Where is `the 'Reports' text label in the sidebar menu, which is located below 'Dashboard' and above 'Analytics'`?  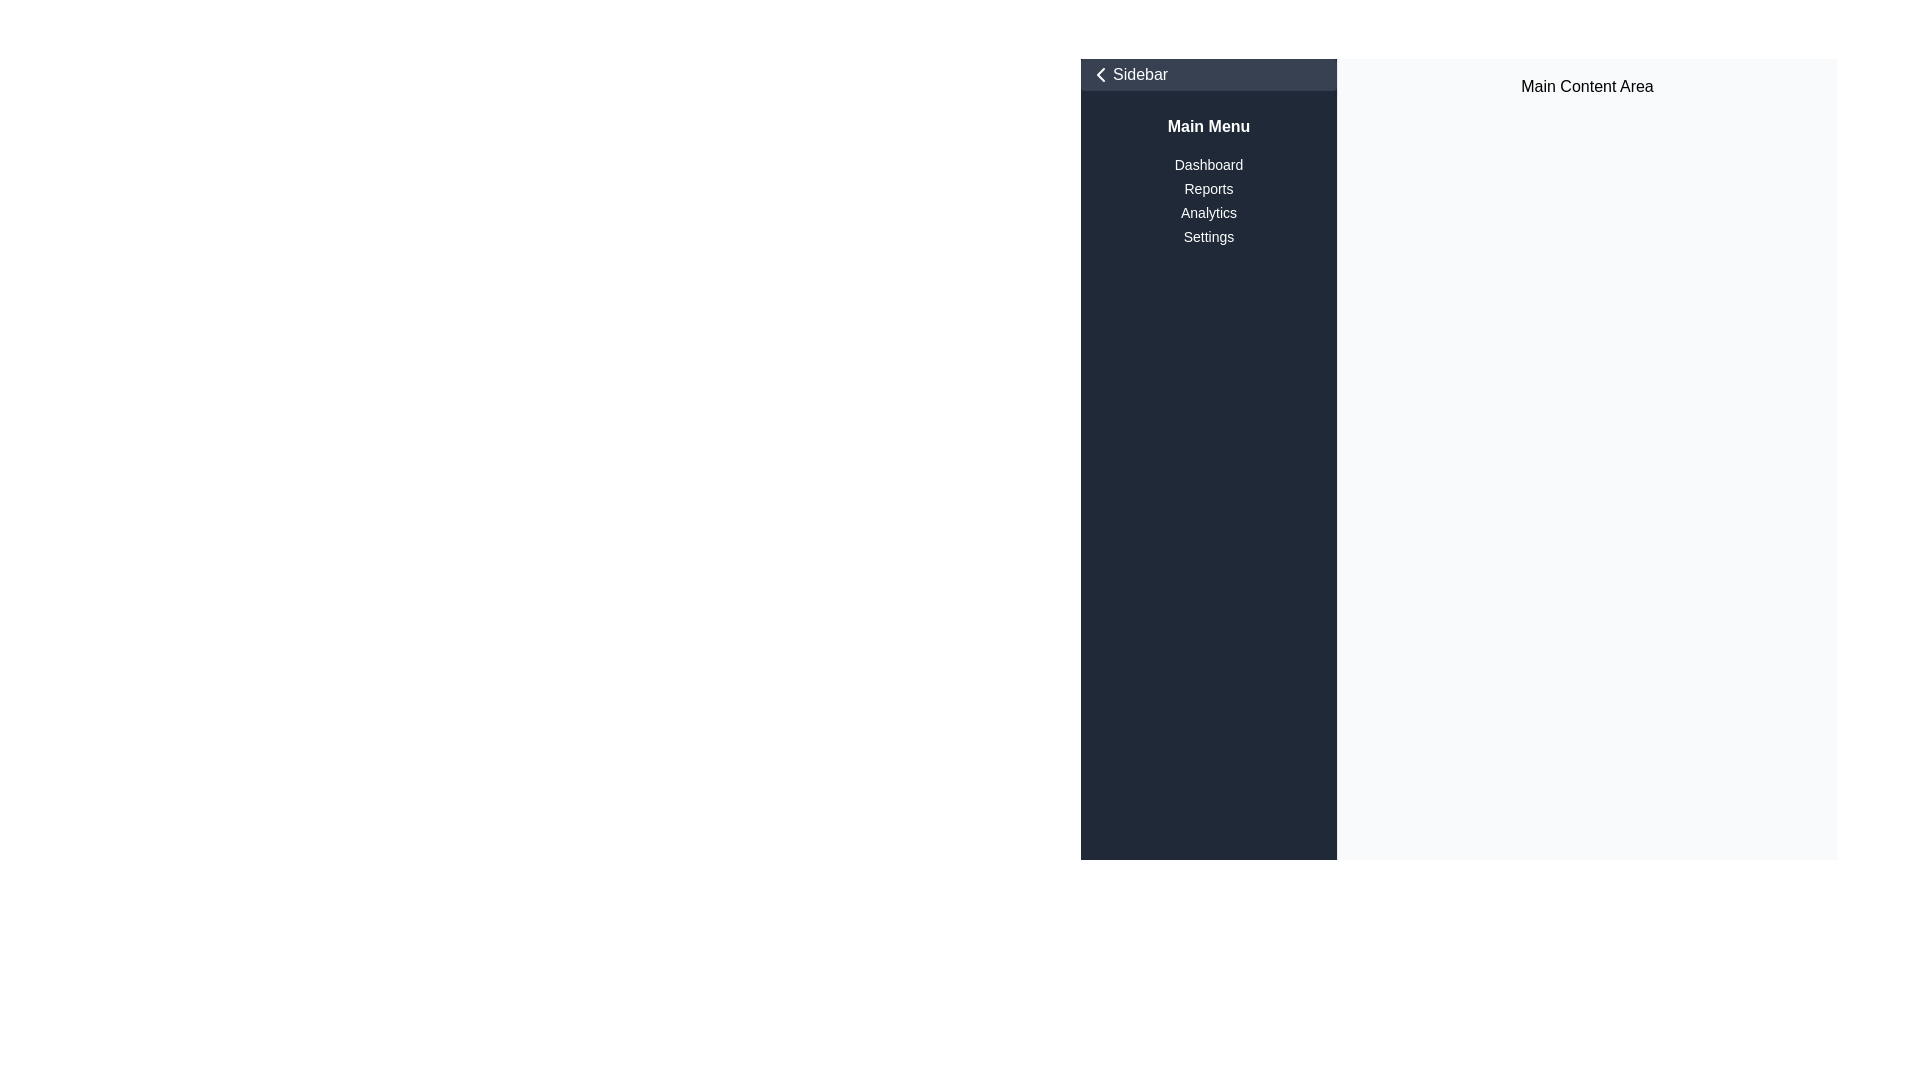 the 'Reports' text label in the sidebar menu, which is located below 'Dashboard' and above 'Analytics' is located at coordinates (1208, 189).